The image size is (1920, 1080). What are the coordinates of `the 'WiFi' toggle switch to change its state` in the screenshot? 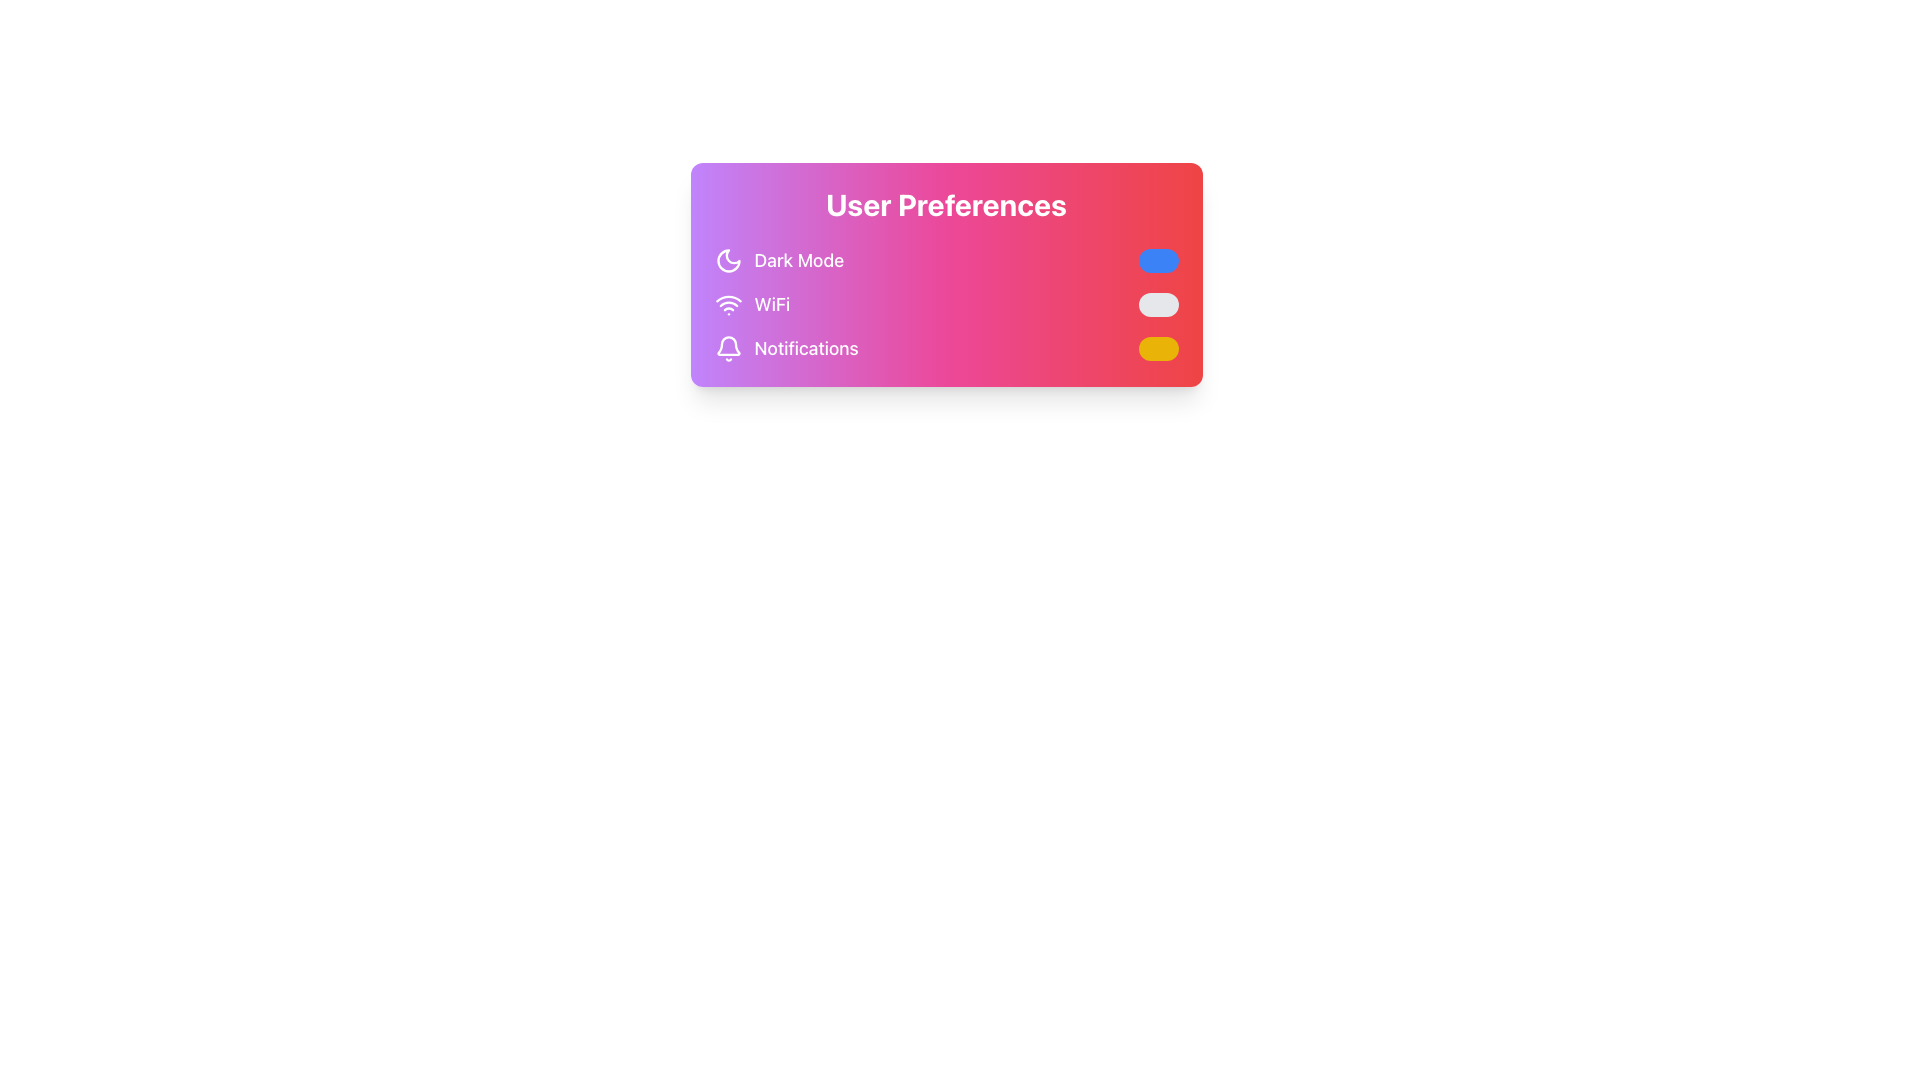 It's located at (1158, 304).